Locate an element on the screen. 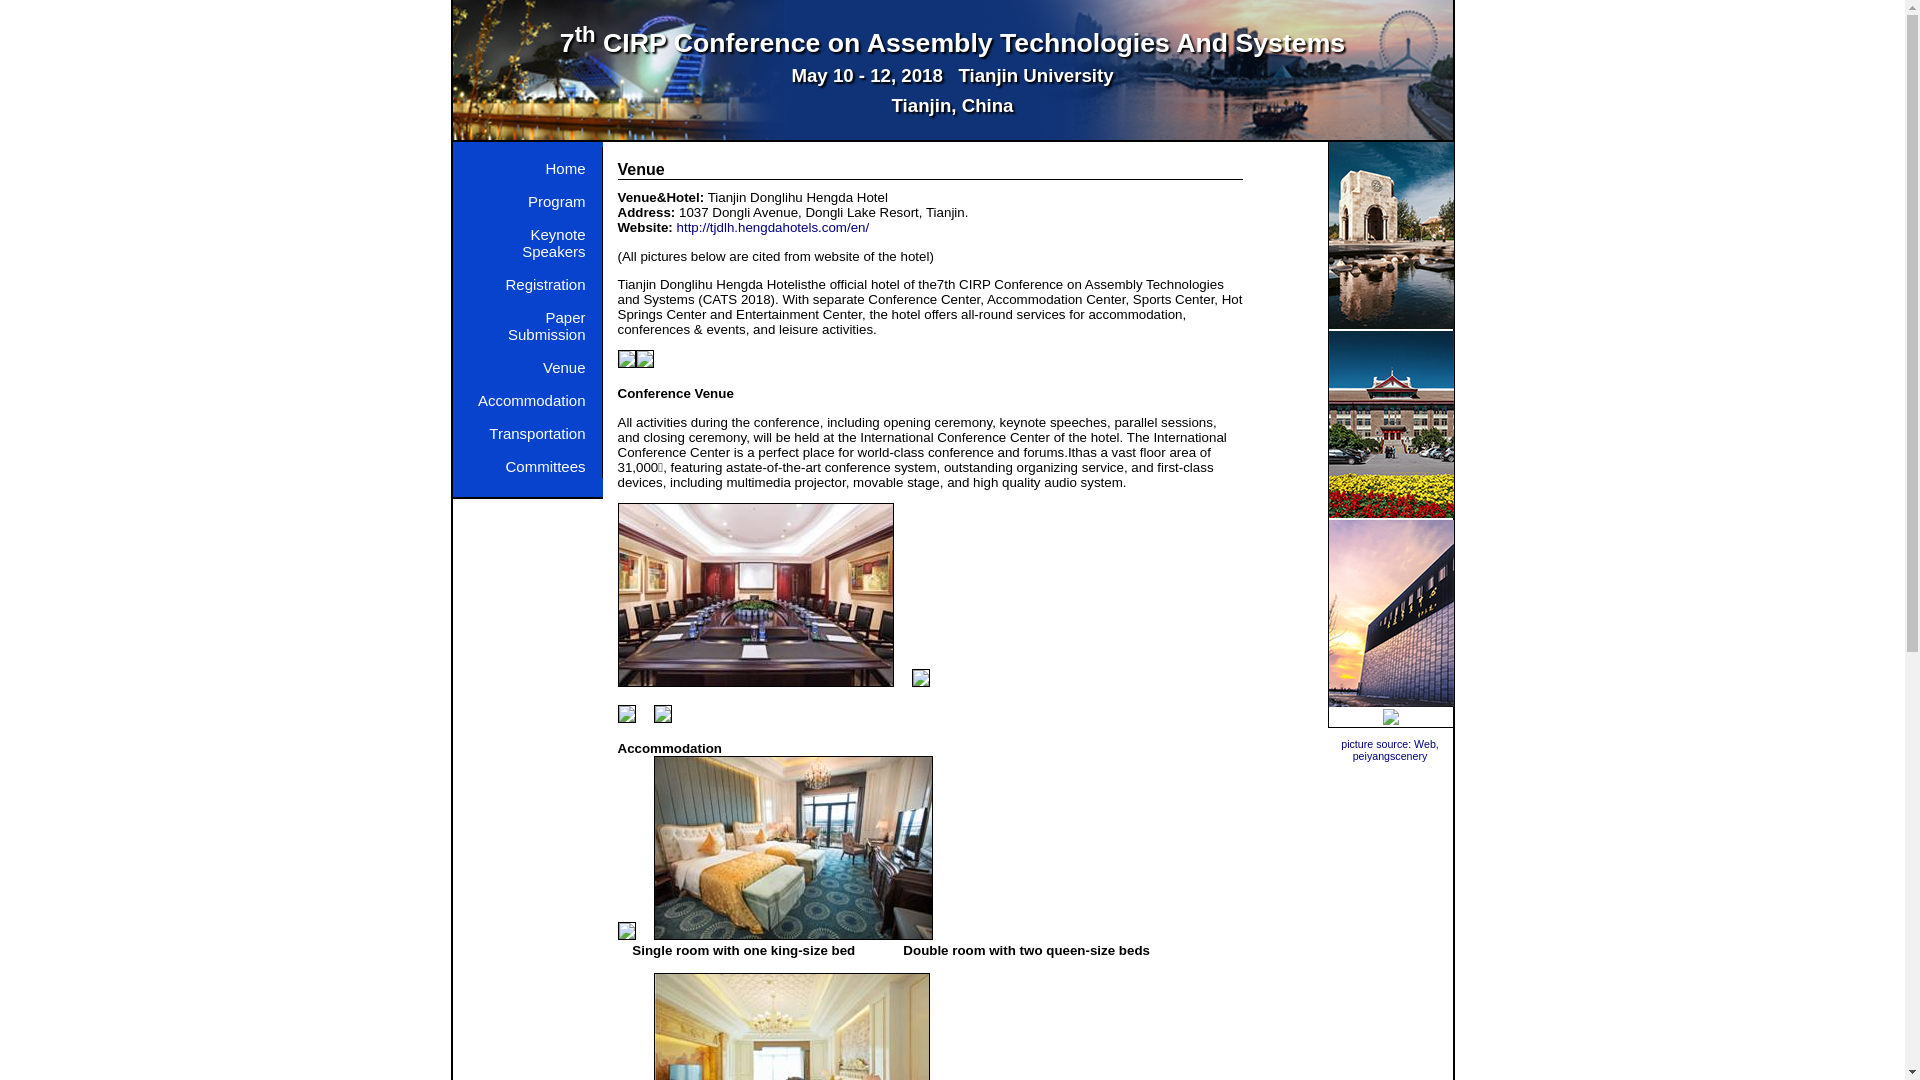  'Transportation' is located at coordinates (466, 427).